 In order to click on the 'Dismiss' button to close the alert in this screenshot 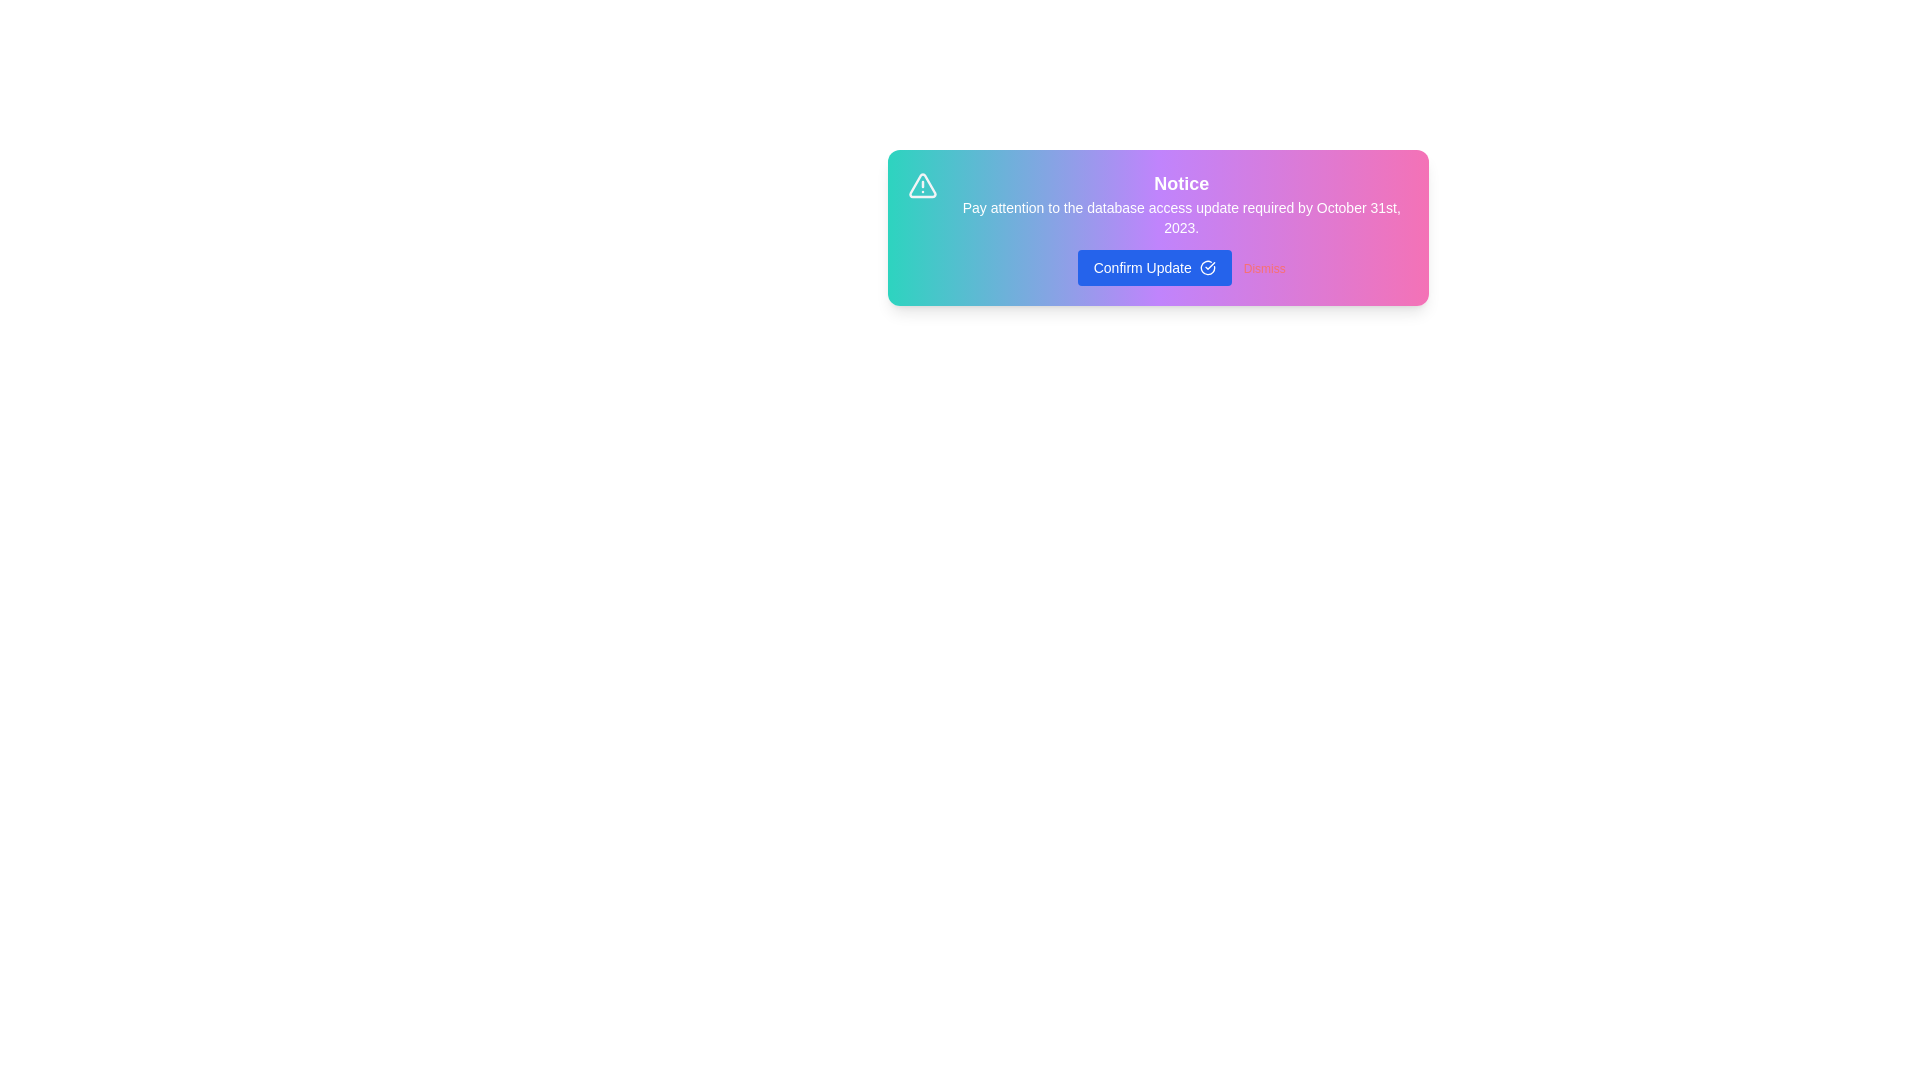, I will do `click(1263, 268)`.